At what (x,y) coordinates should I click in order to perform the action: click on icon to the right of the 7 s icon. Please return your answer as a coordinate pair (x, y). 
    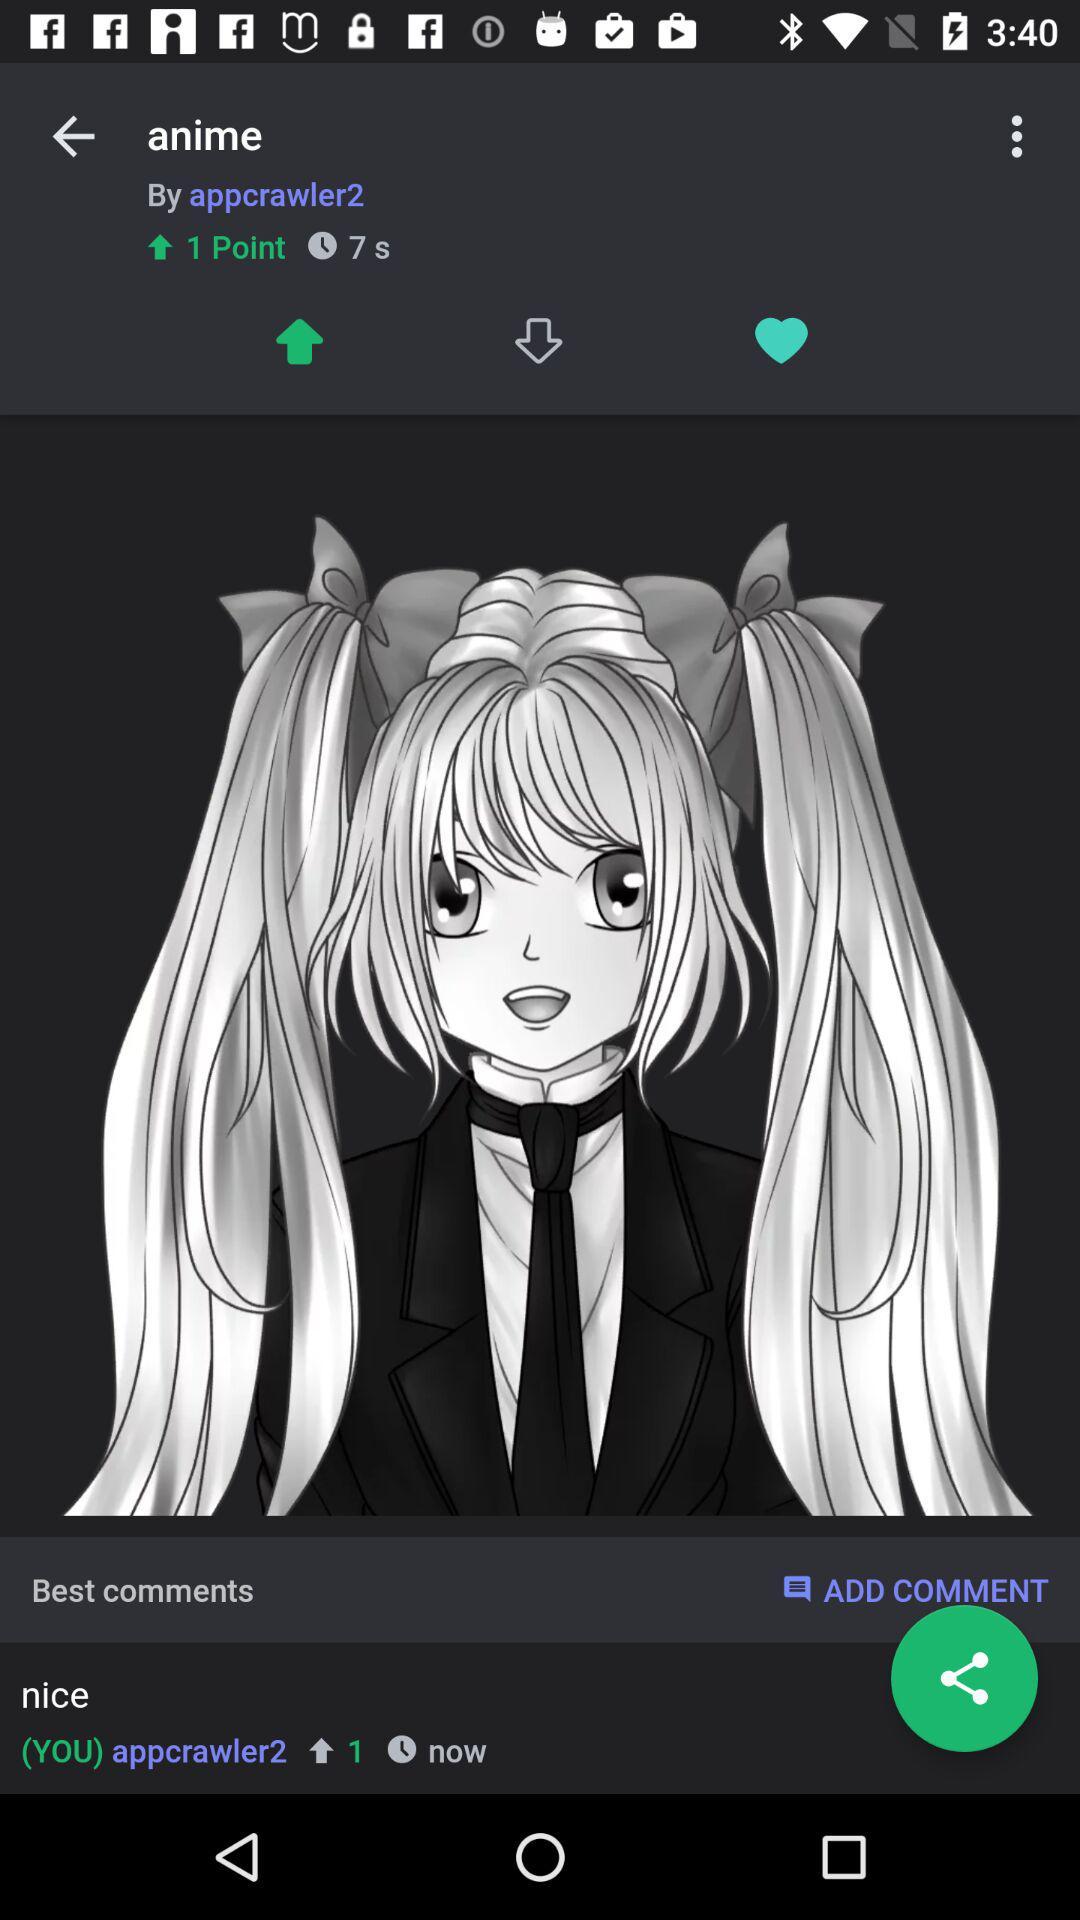
    Looking at the image, I should click on (540, 341).